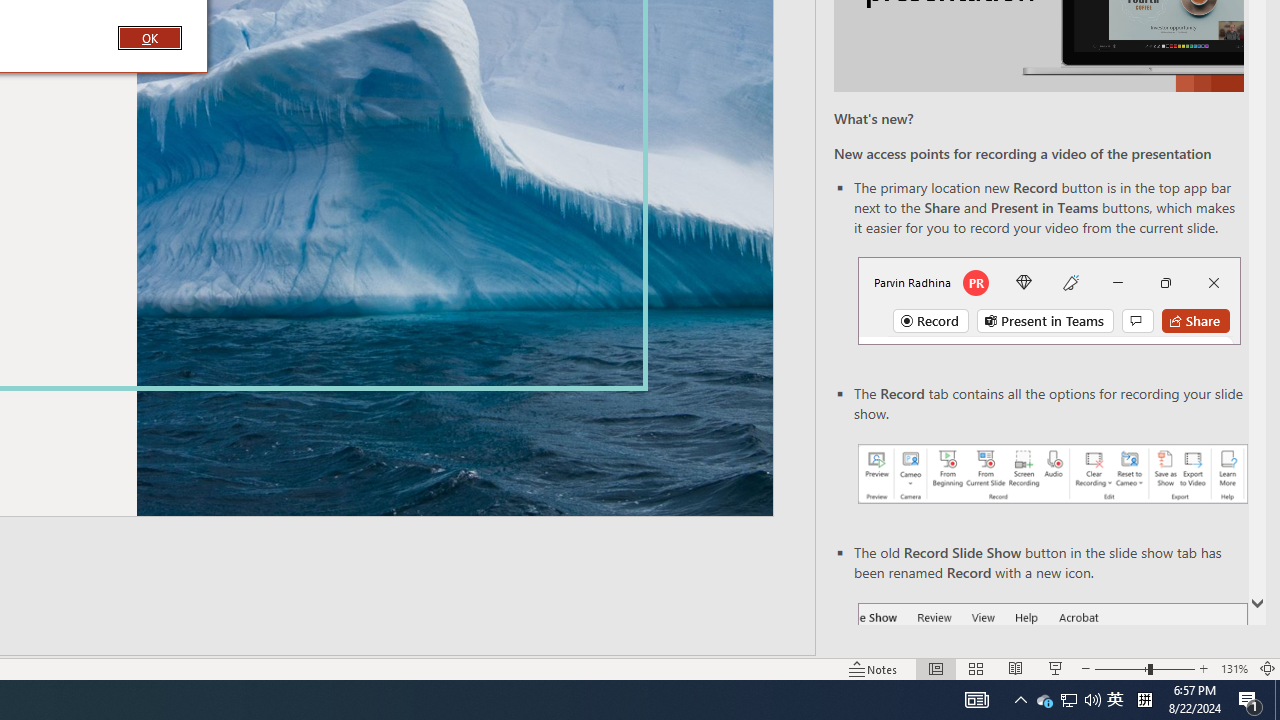 Image resolution: width=1280 pixels, height=720 pixels. What do you see at coordinates (1233, 669) in the screenshot?
I see `'Zoom 131%'` at bounding box center [1233, 669].